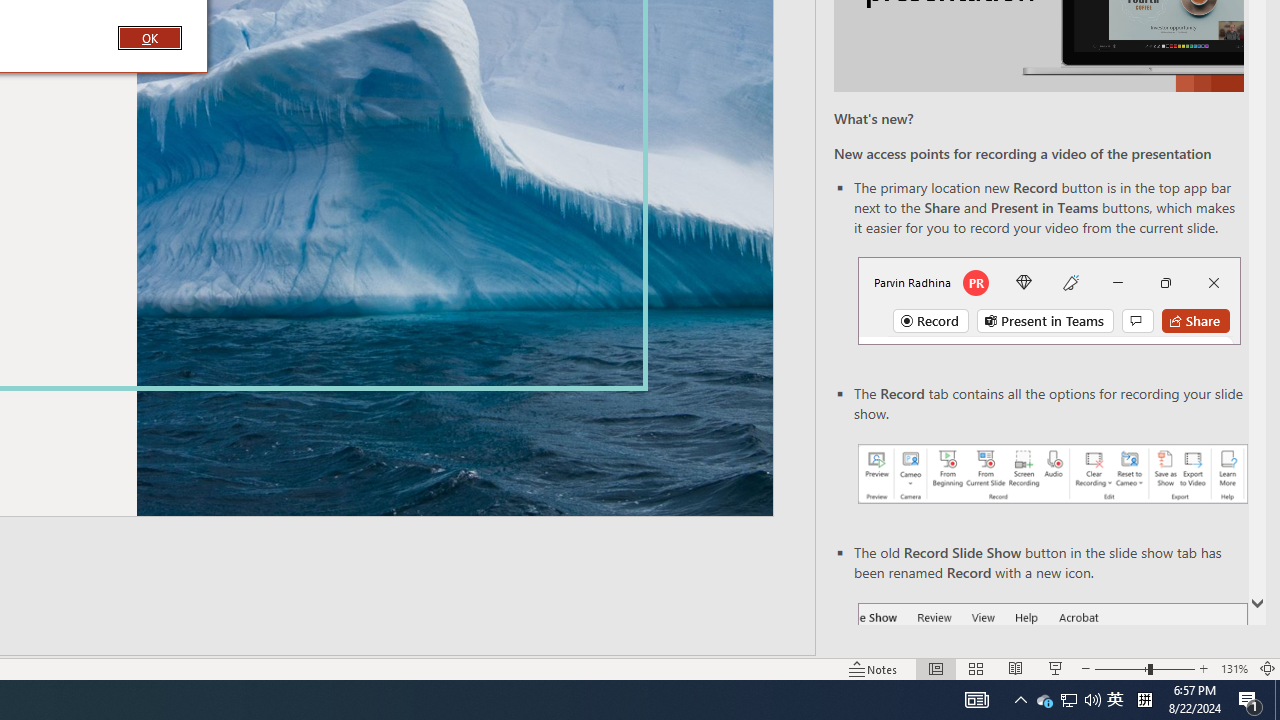 Image resolution: width=1280 pixels, height=720 pixels. What do you see at coordinates (1233, 669) in the screenshot?
I see `'Zoom 131%'` at bounding box center [1233, 669].